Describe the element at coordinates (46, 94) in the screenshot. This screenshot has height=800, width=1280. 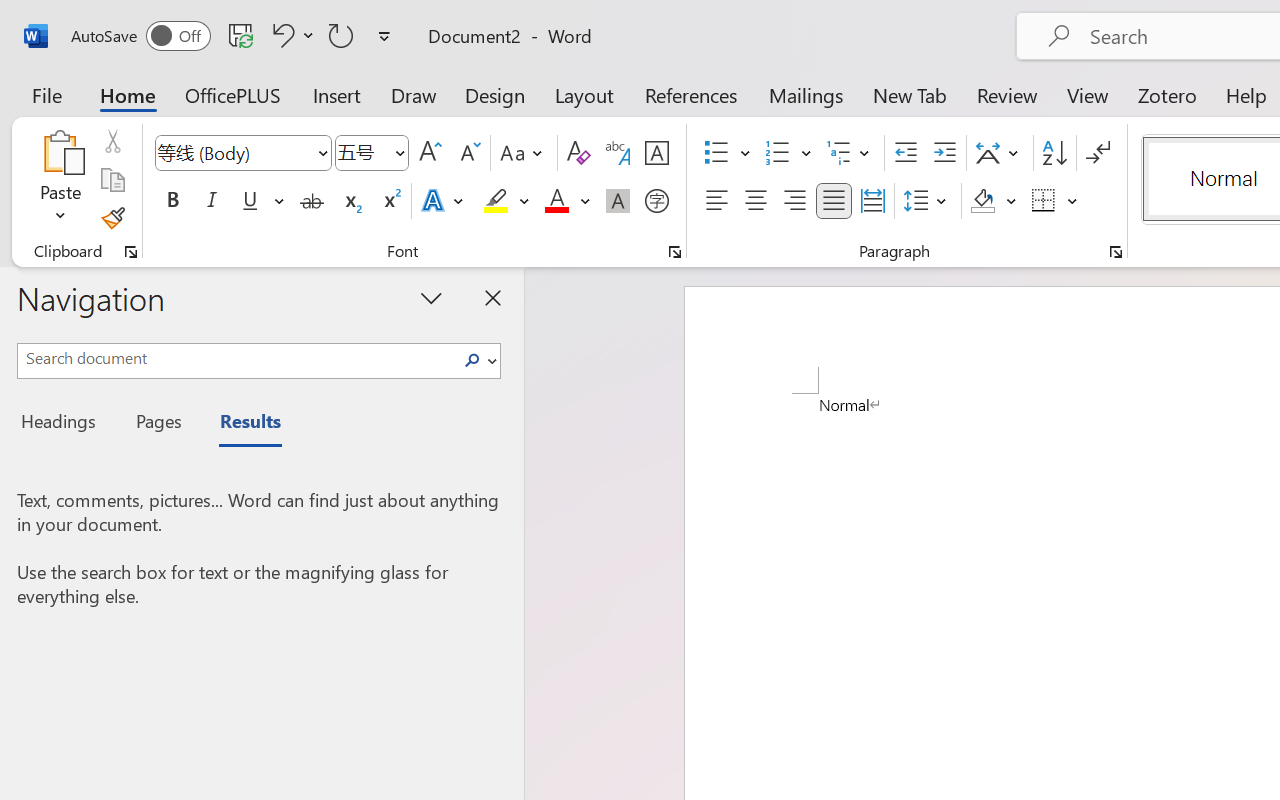
I see `'File Tab'` at that location.